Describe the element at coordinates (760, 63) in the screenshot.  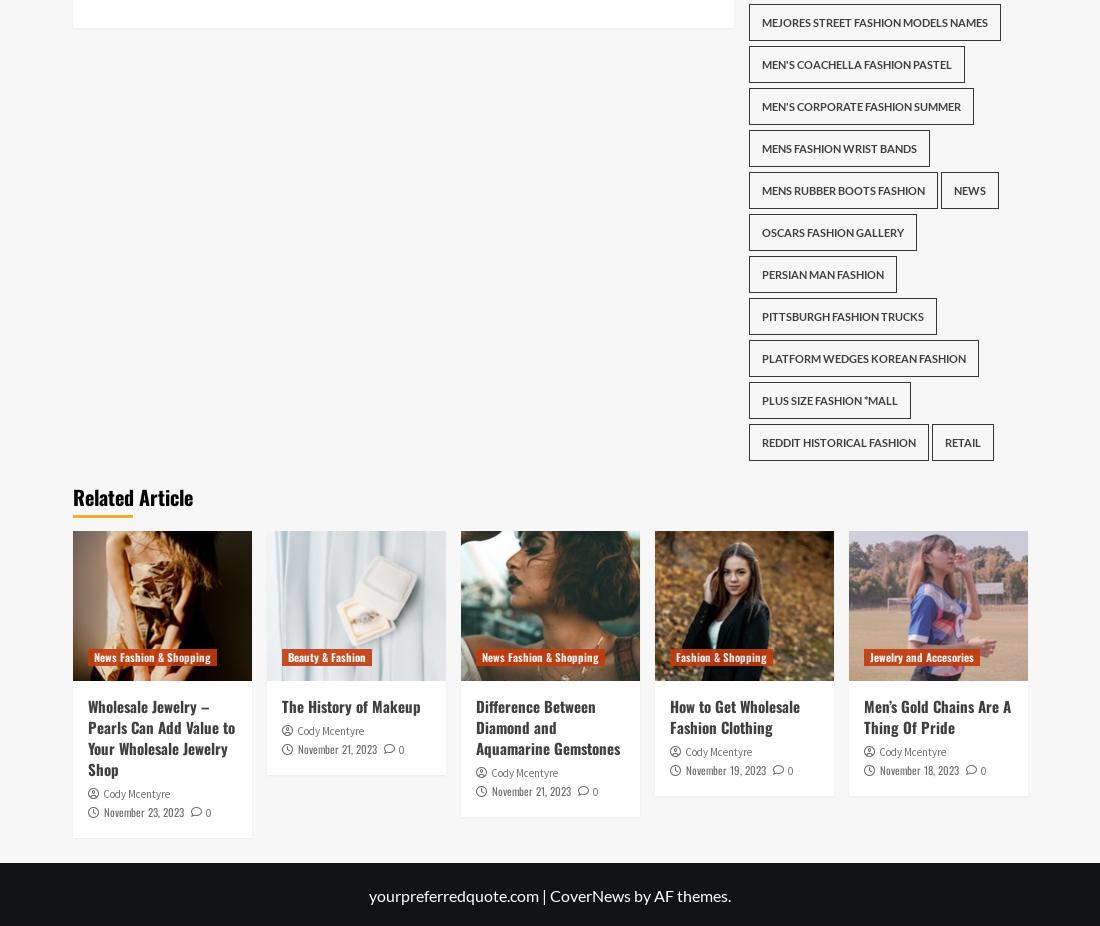
I see `'Men'S Coachella Fashion Pastel'` at that location.